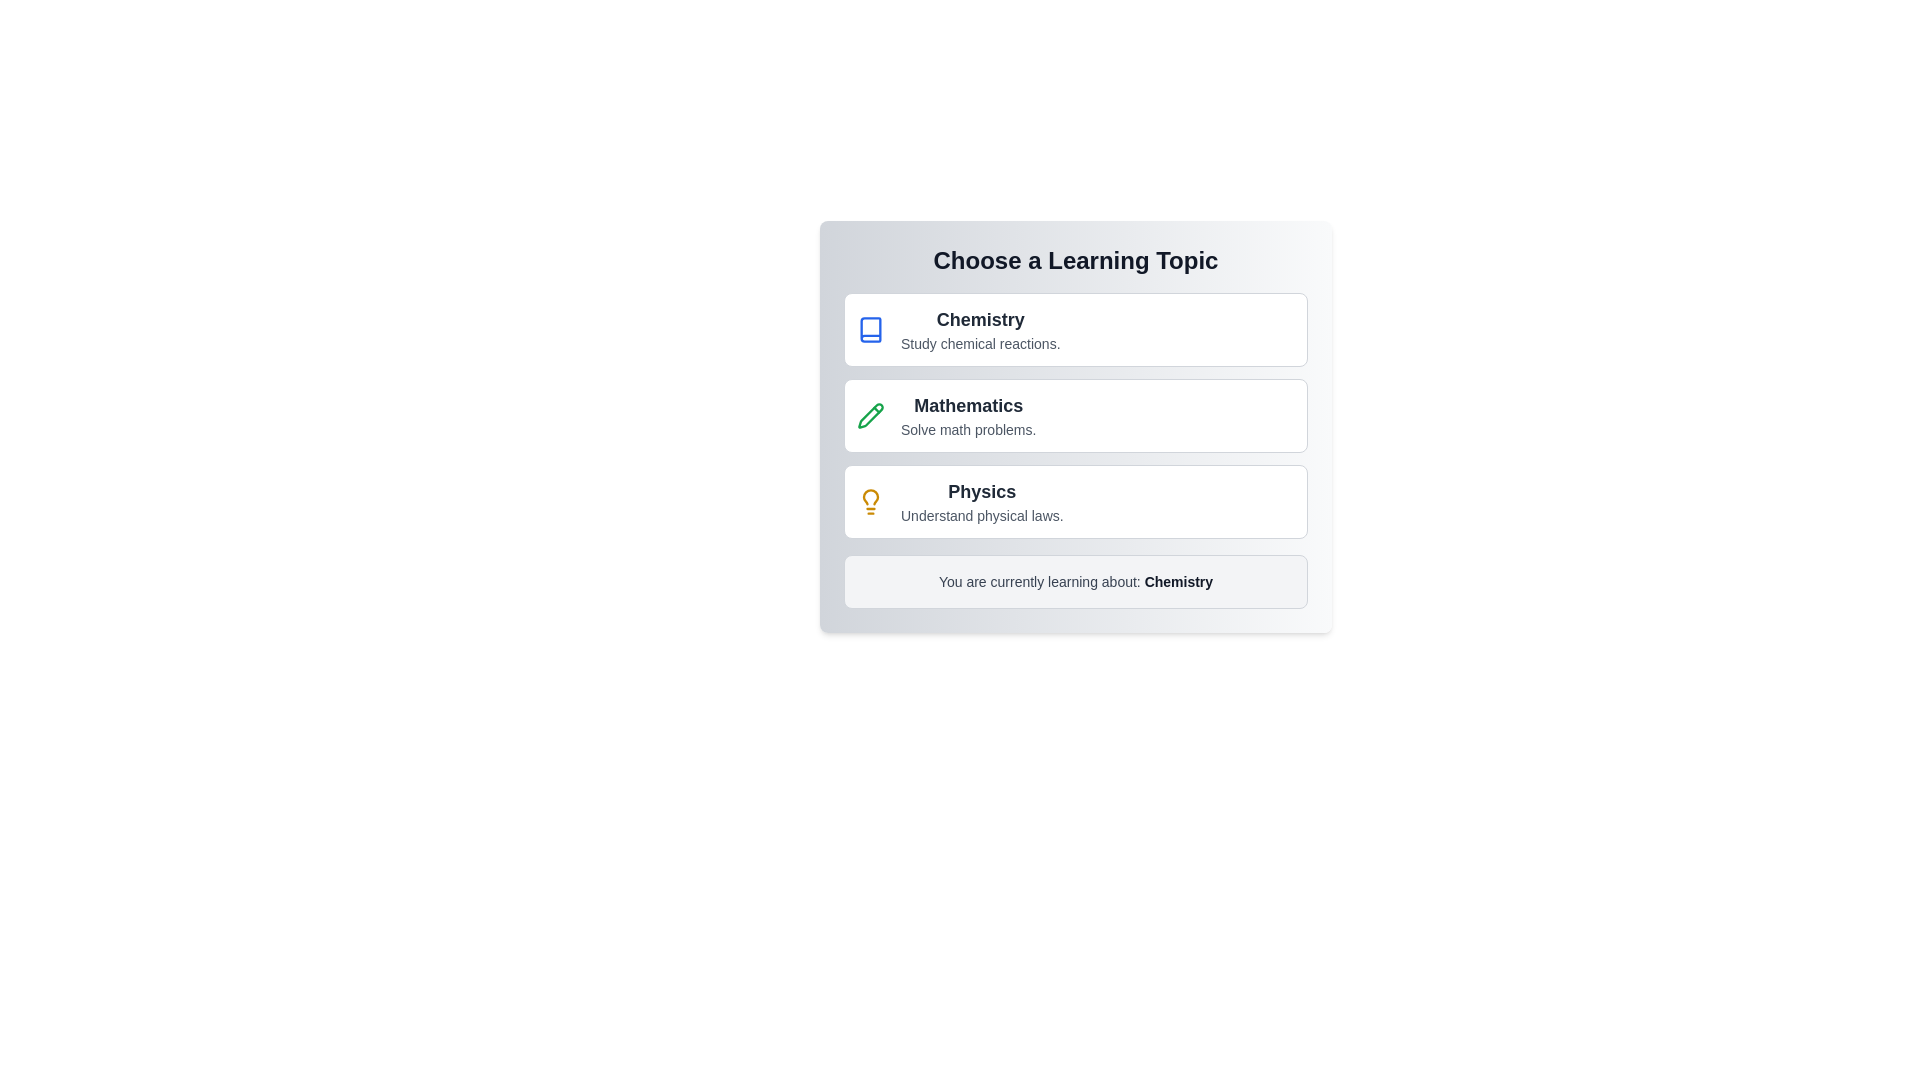  What do you see at coordinates (1074, 582) in the screenshot?
I see `text content from the Text Display Box located below the selectable topic options for learning topics` at bounding box center [1074, 582].